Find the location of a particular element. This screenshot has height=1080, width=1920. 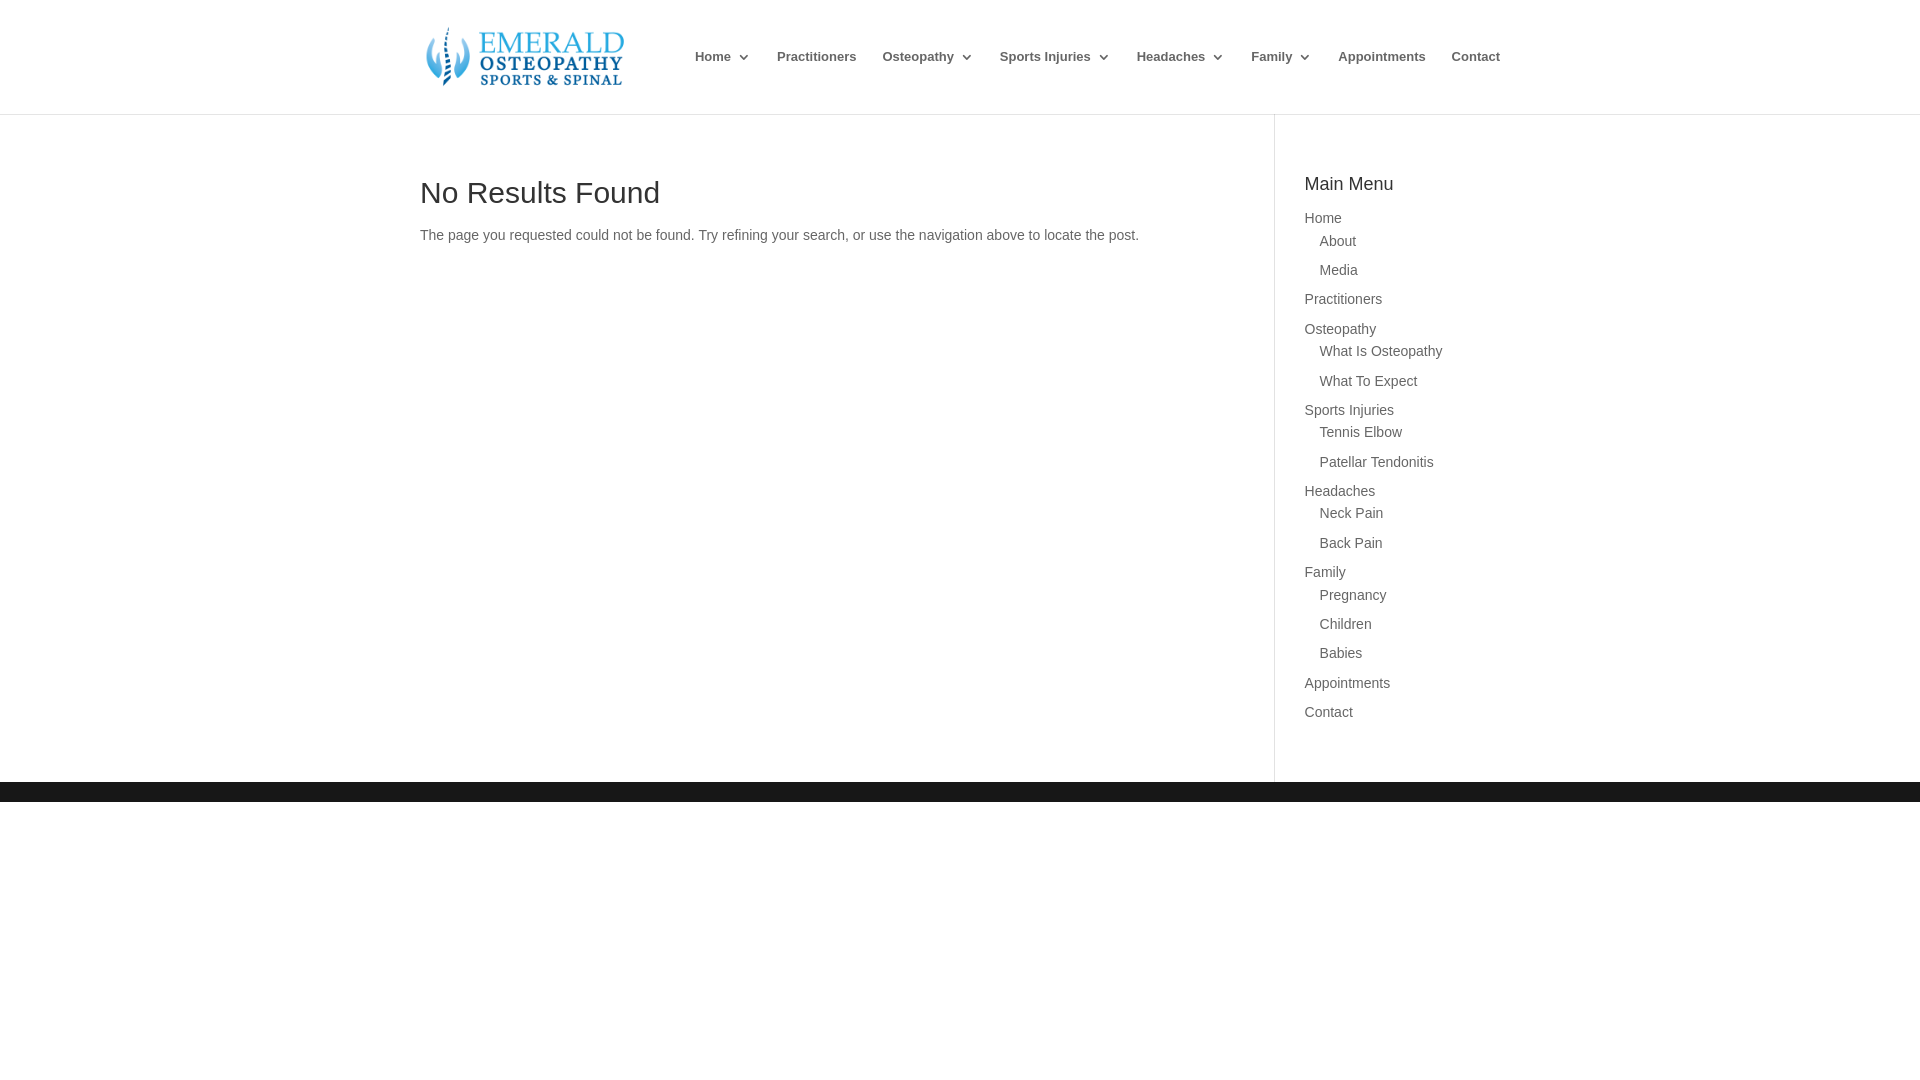

'Tennis Elbow' is located at coordinates (1360, 431).